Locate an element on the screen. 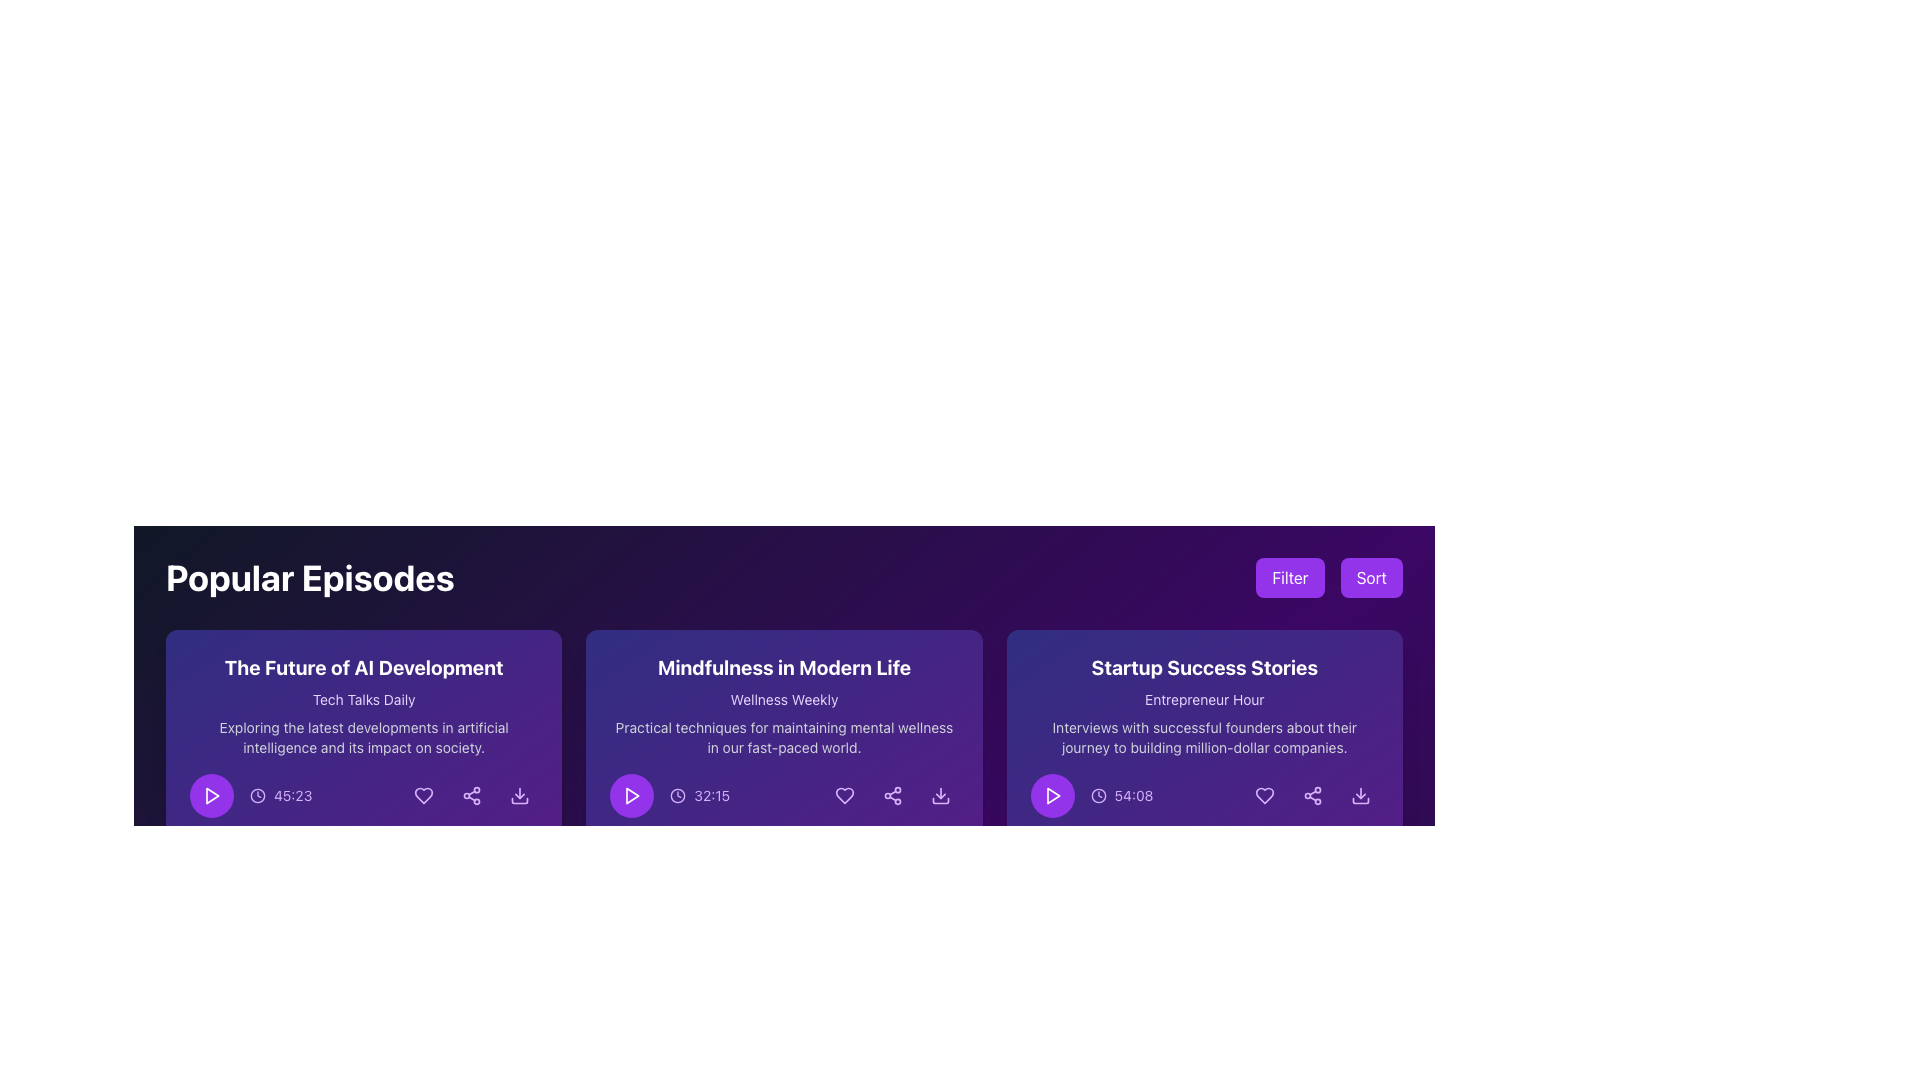  the 'Filter' button, which is a vibrant purple rectangular button with rounded corners containing the text 'Filter' in white, located on the right side of the interface adjacent to the 'Sort' button is located at coordinates (1290, 578).